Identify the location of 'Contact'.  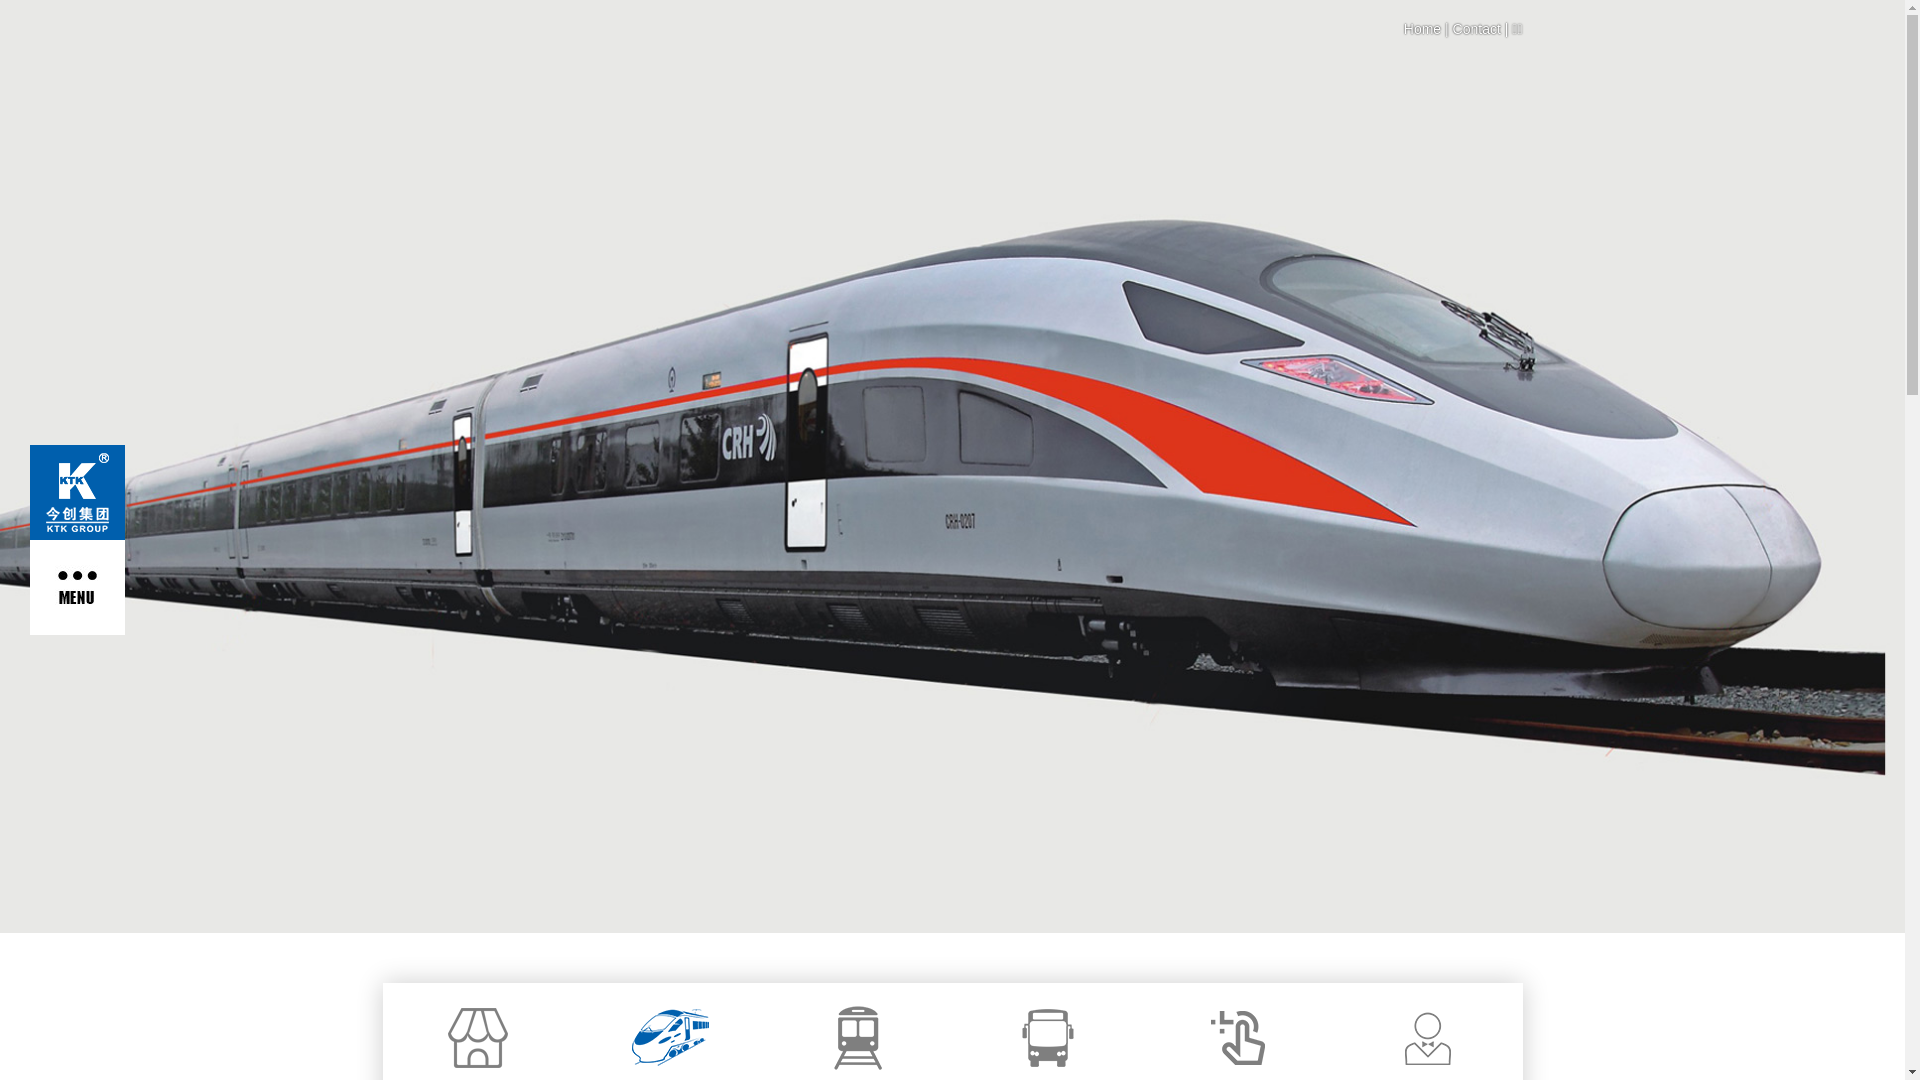
(1477, 29).